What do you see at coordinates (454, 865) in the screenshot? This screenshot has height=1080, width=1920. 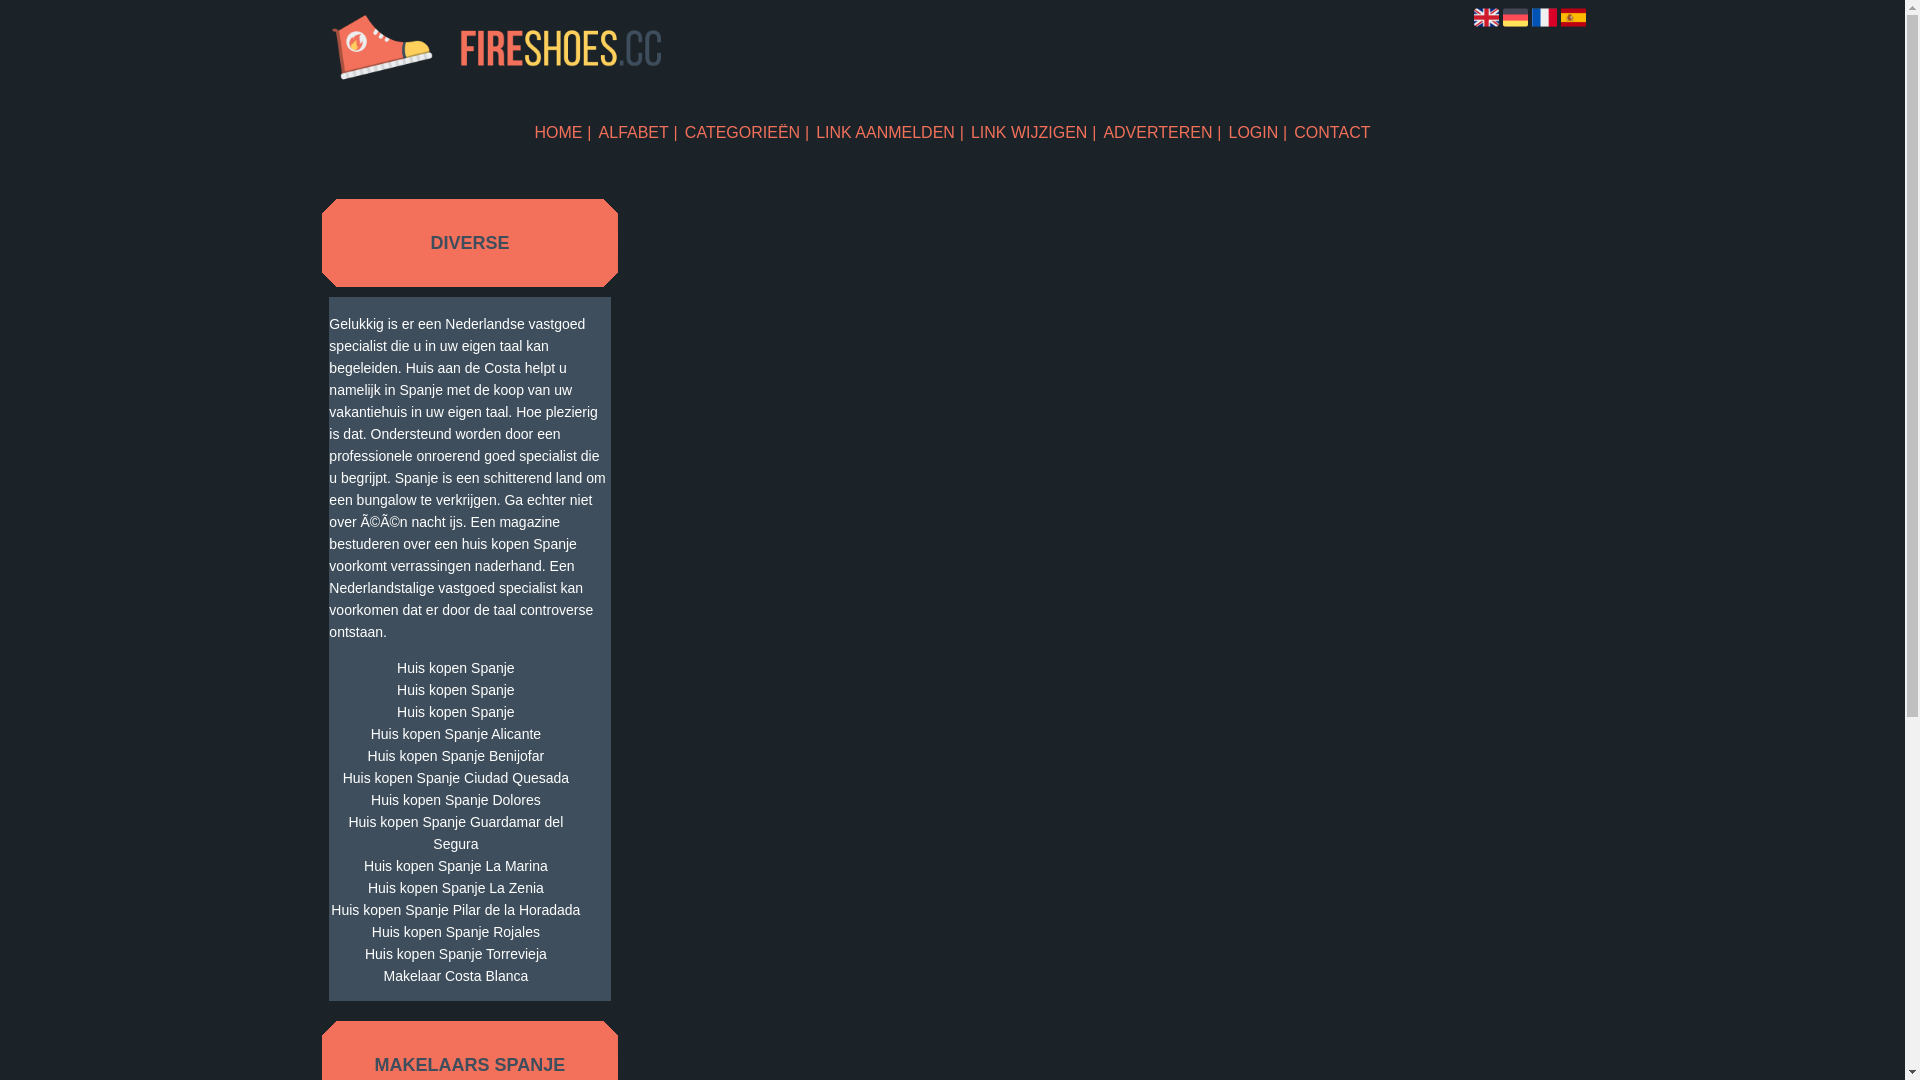 I see `'Huis kopen Spanje La Marina'` at bounding box center [454, 865].